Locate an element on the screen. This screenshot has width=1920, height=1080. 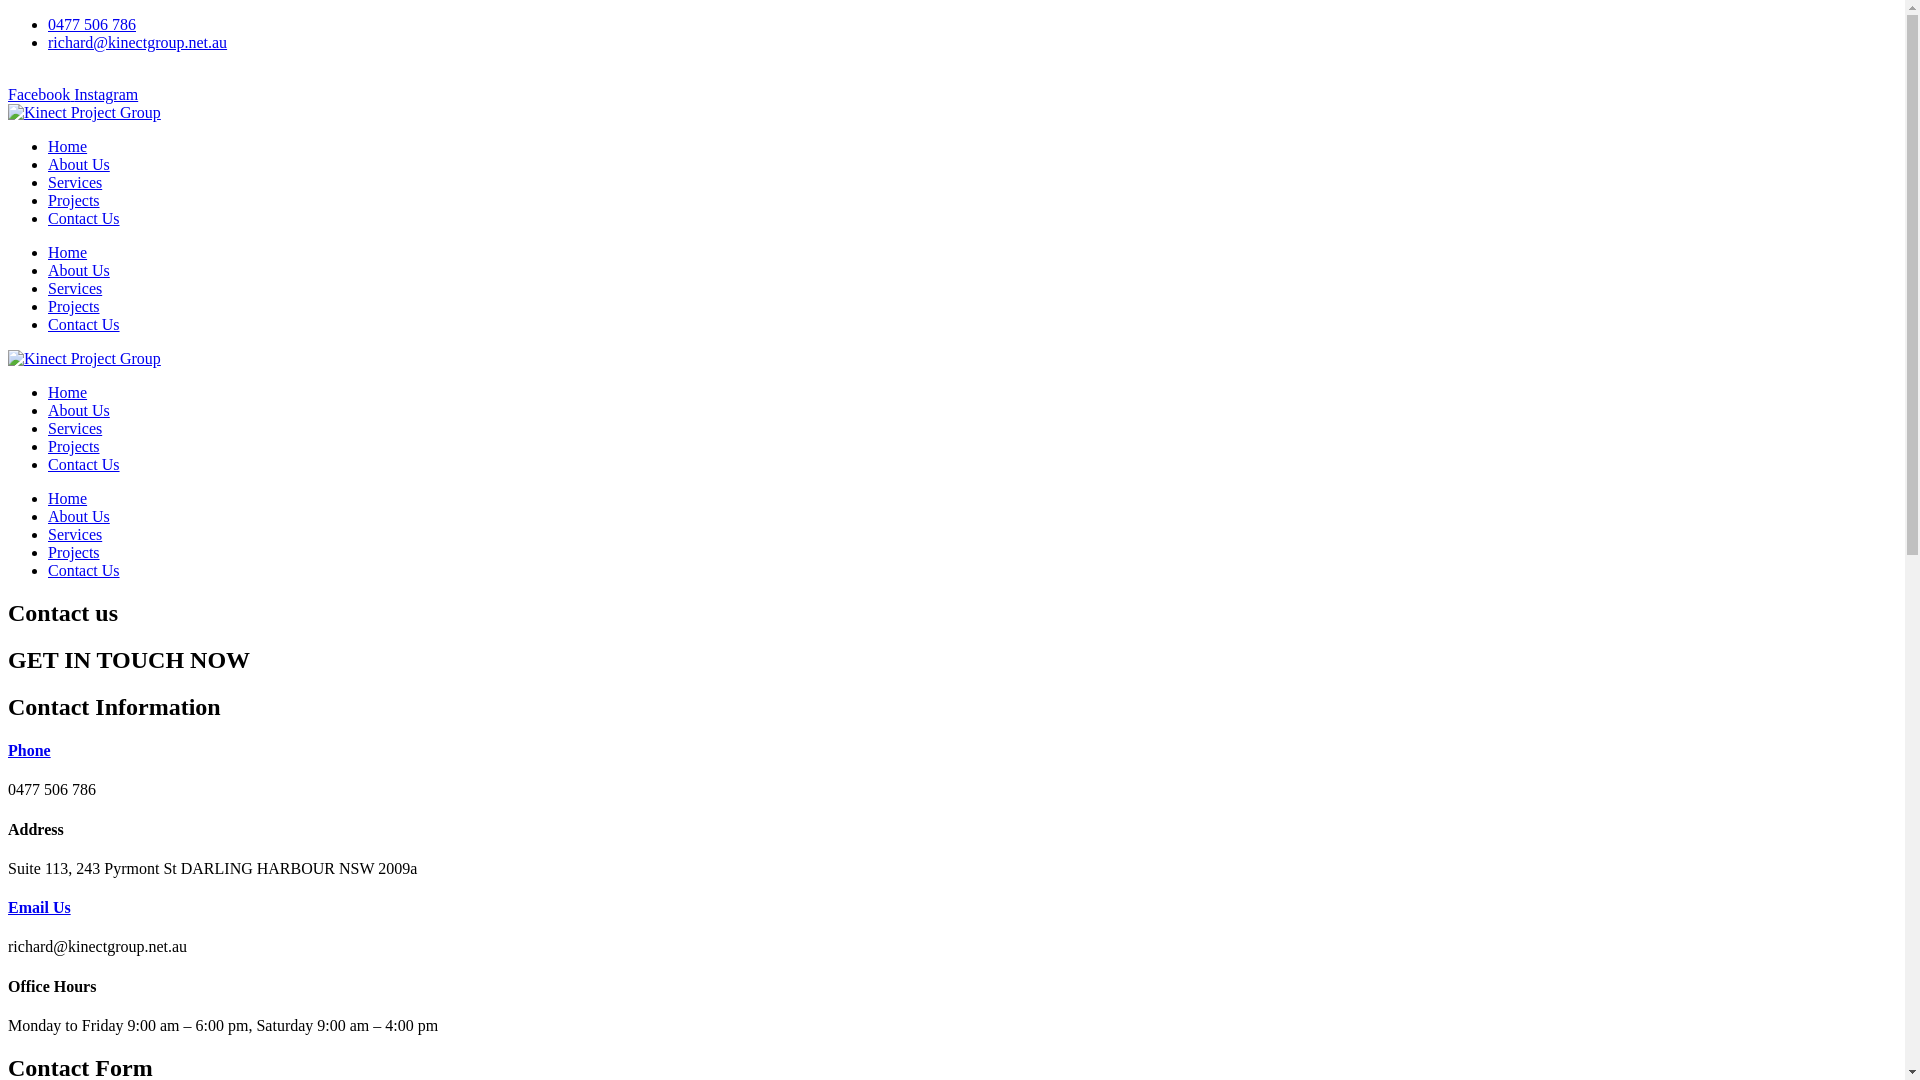
'Services' is located at coordinates (75, 182).